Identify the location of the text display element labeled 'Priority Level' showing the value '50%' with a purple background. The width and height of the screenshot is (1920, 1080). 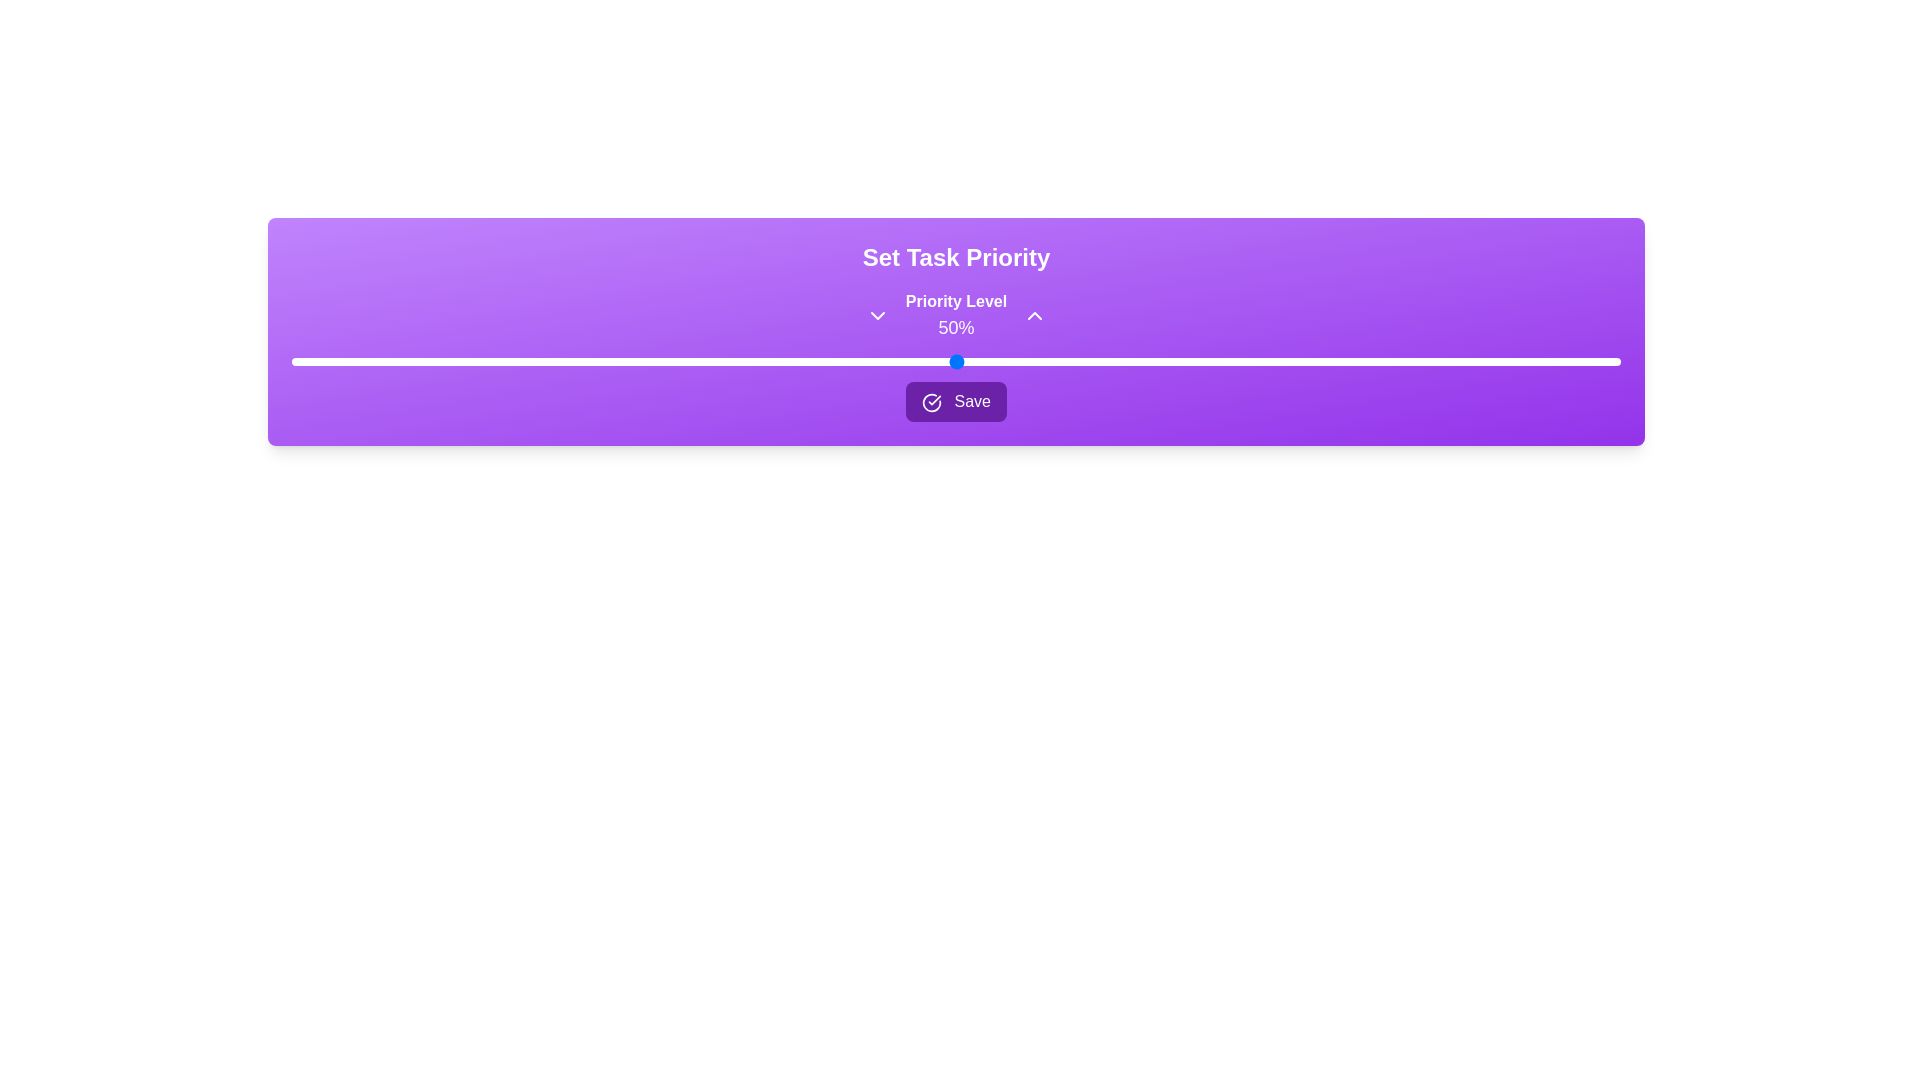
(955, 315).